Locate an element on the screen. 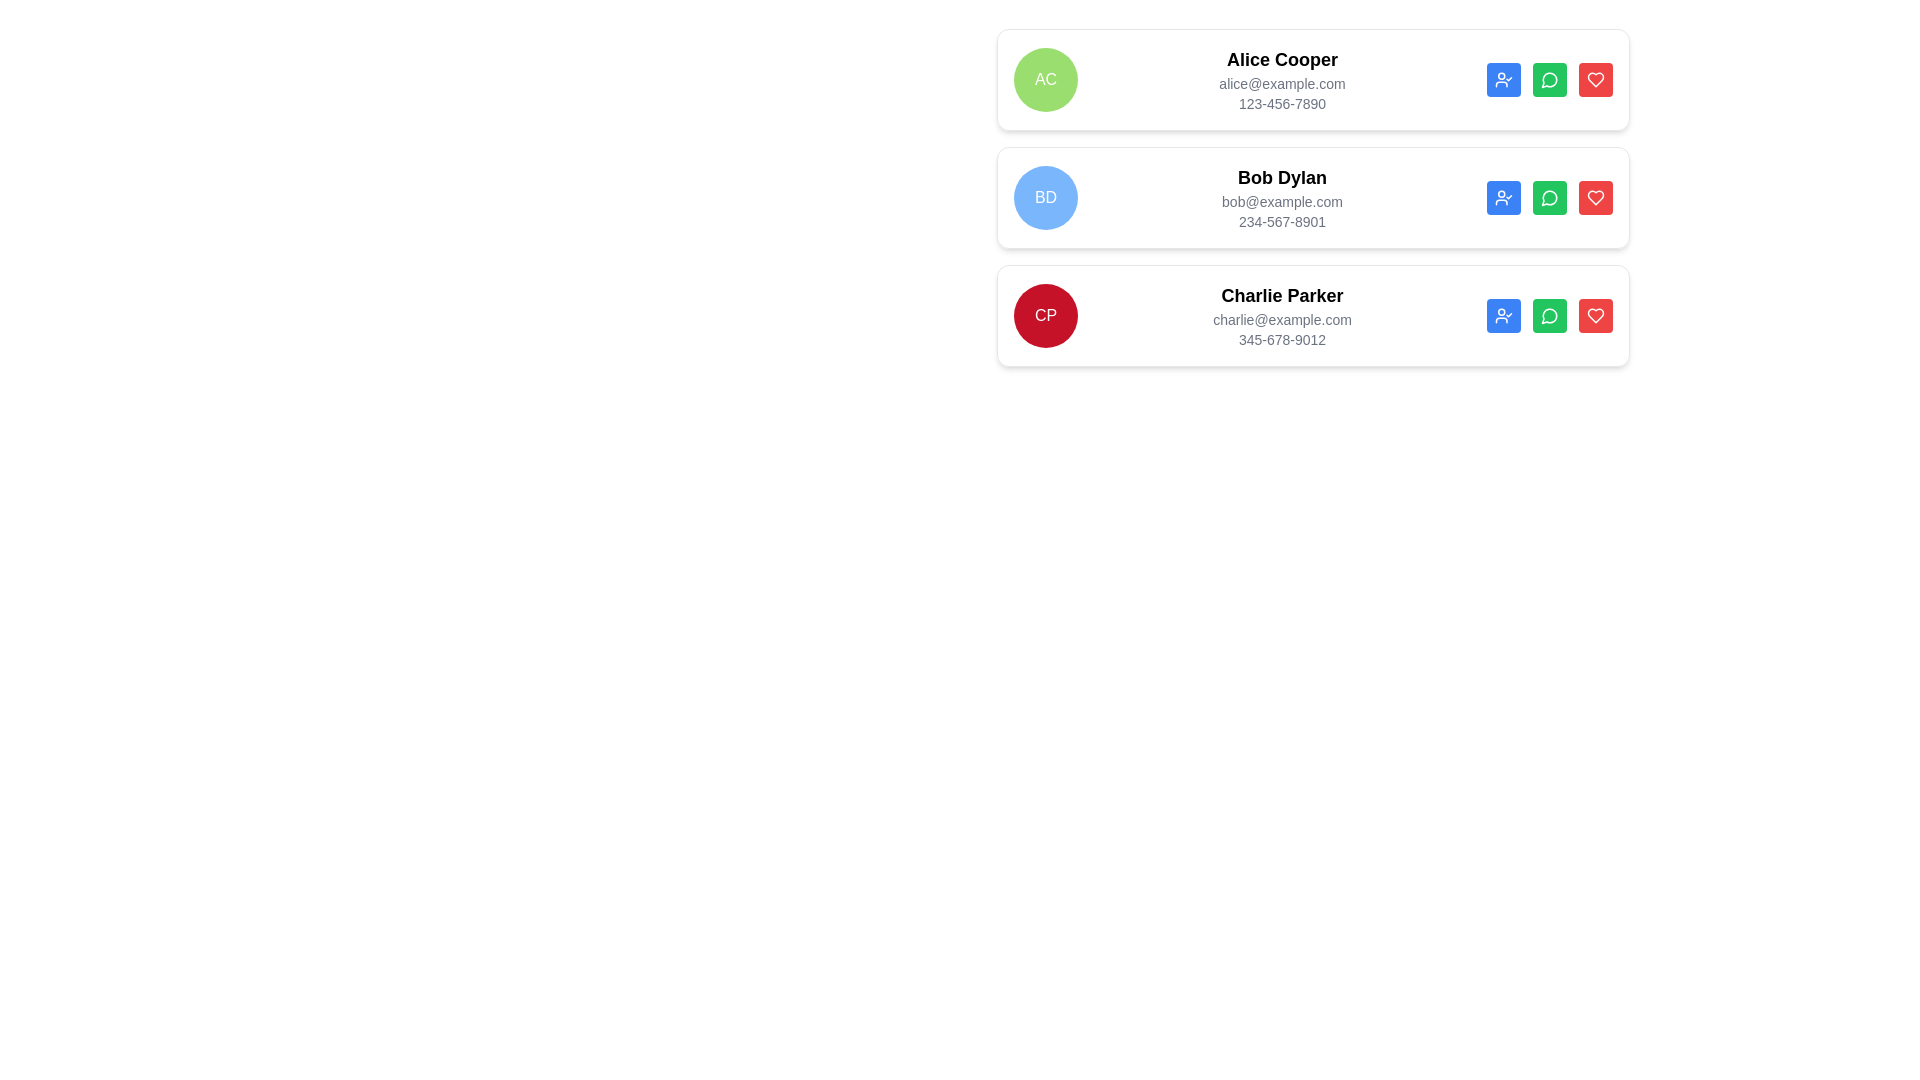  the non-interactive text label that displays the name of a contact in the third card of the vertical list of contact cards is located at coordinates (1282, 296).